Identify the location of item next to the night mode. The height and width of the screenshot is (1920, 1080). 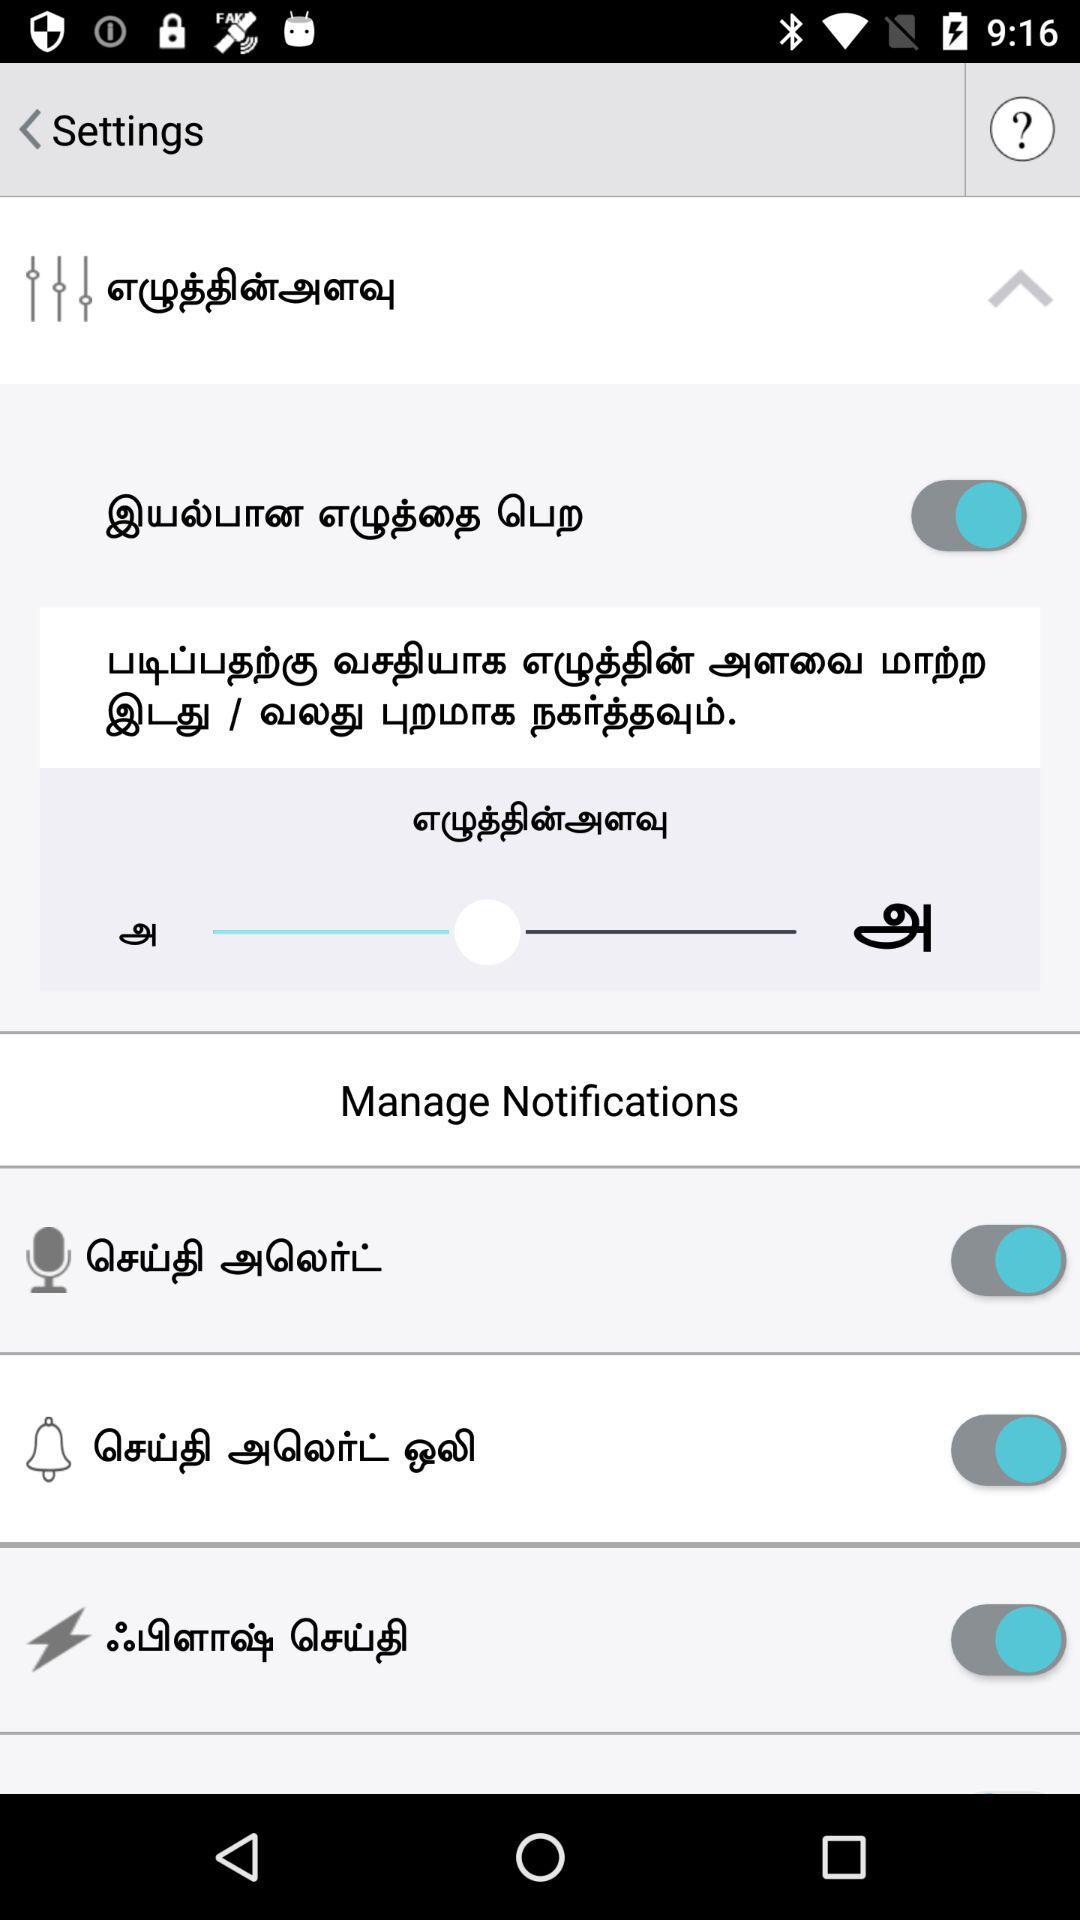
(1008, 1787).